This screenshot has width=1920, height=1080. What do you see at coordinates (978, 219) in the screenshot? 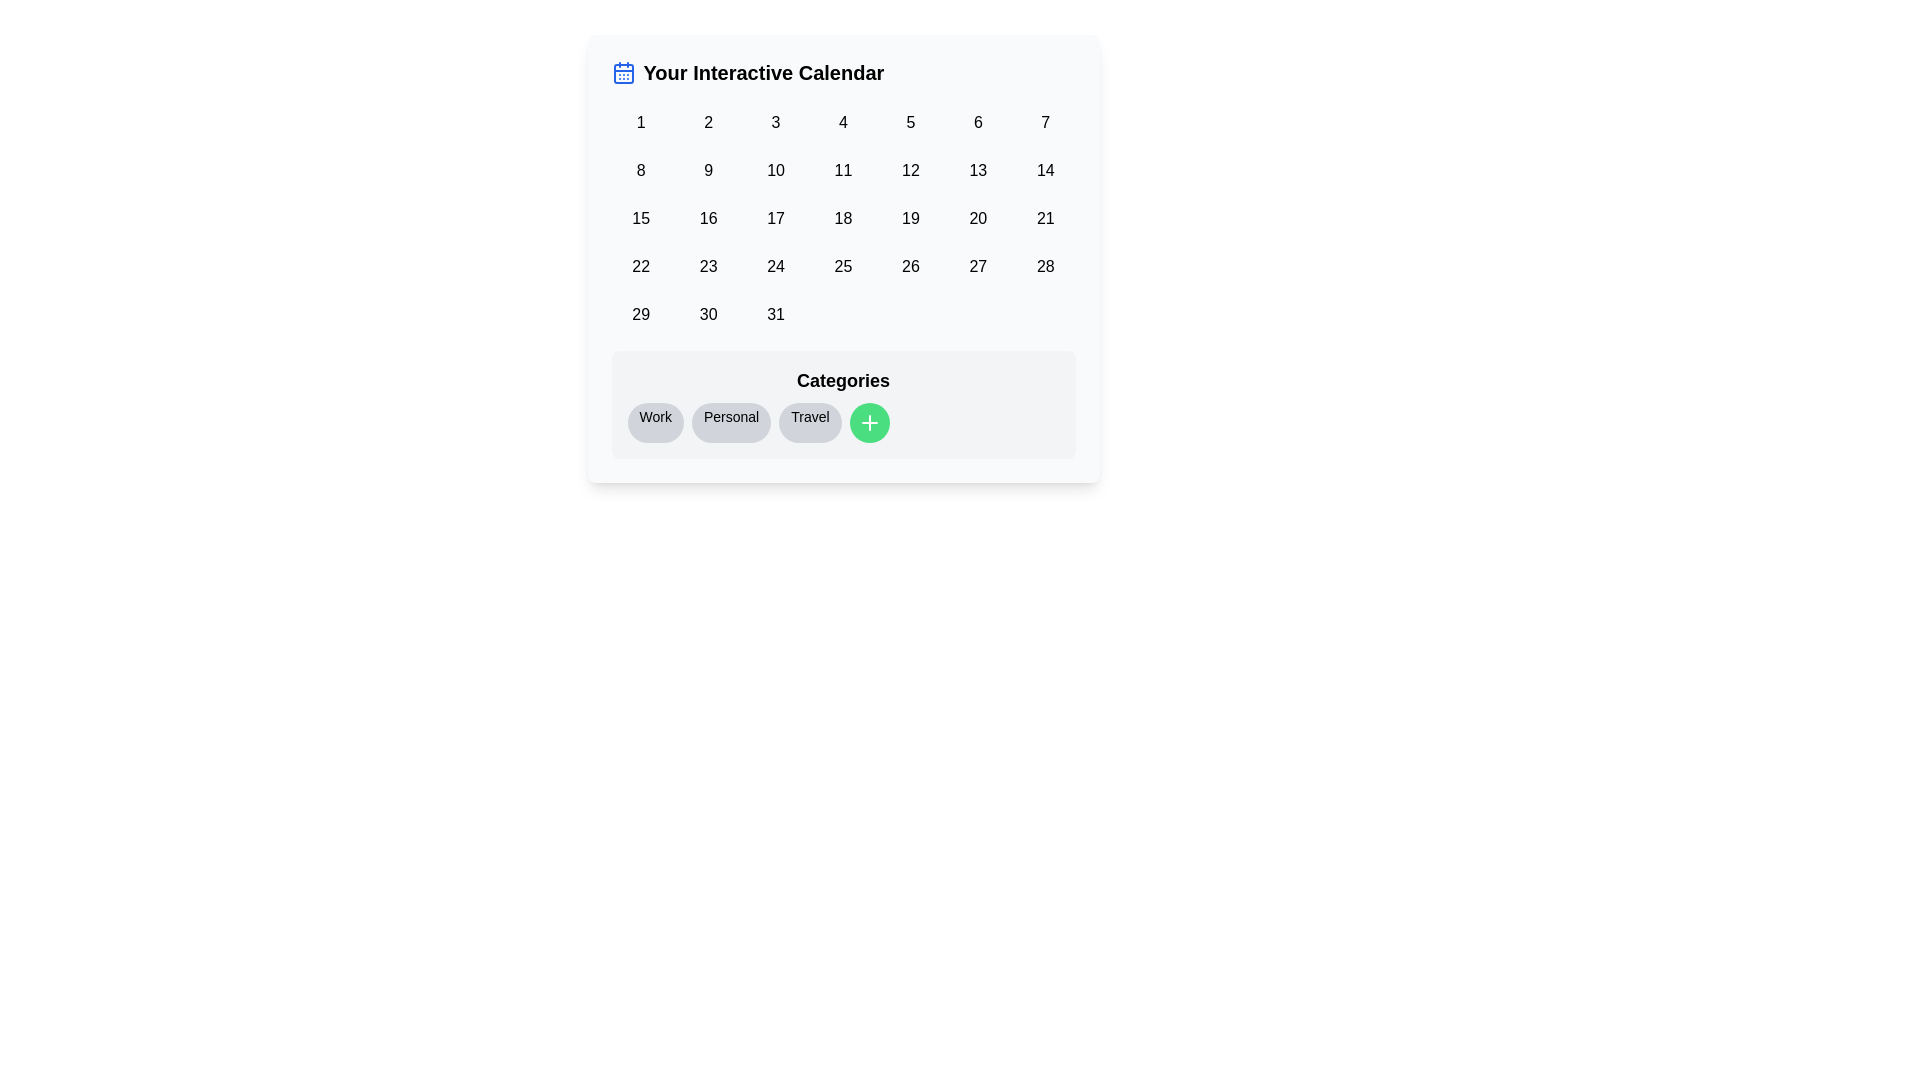
I see `the button labeled '20', which is the sixth item in the third row of a 7-column grid in the interactive calendar` at bounding box center [978, 219].